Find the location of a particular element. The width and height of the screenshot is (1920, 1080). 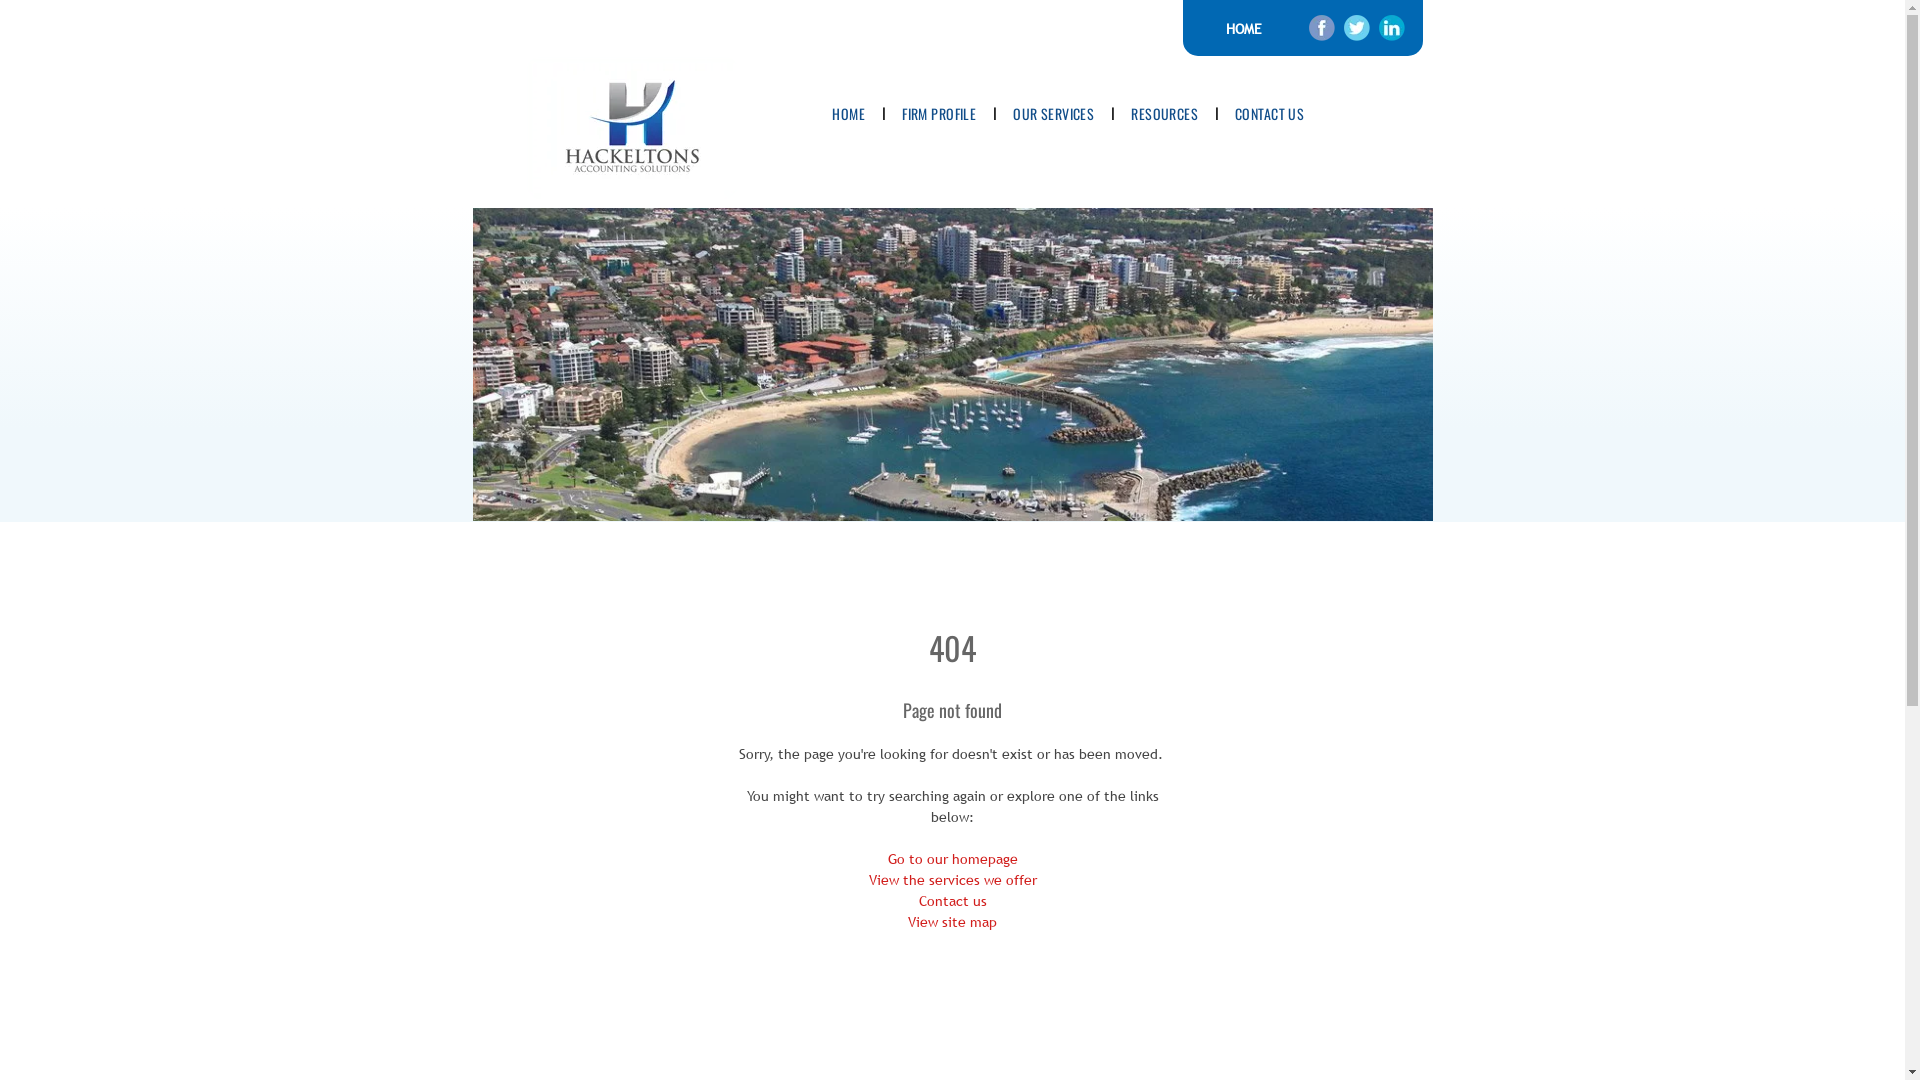

'HOME' is located at coordinates (1242, 27).